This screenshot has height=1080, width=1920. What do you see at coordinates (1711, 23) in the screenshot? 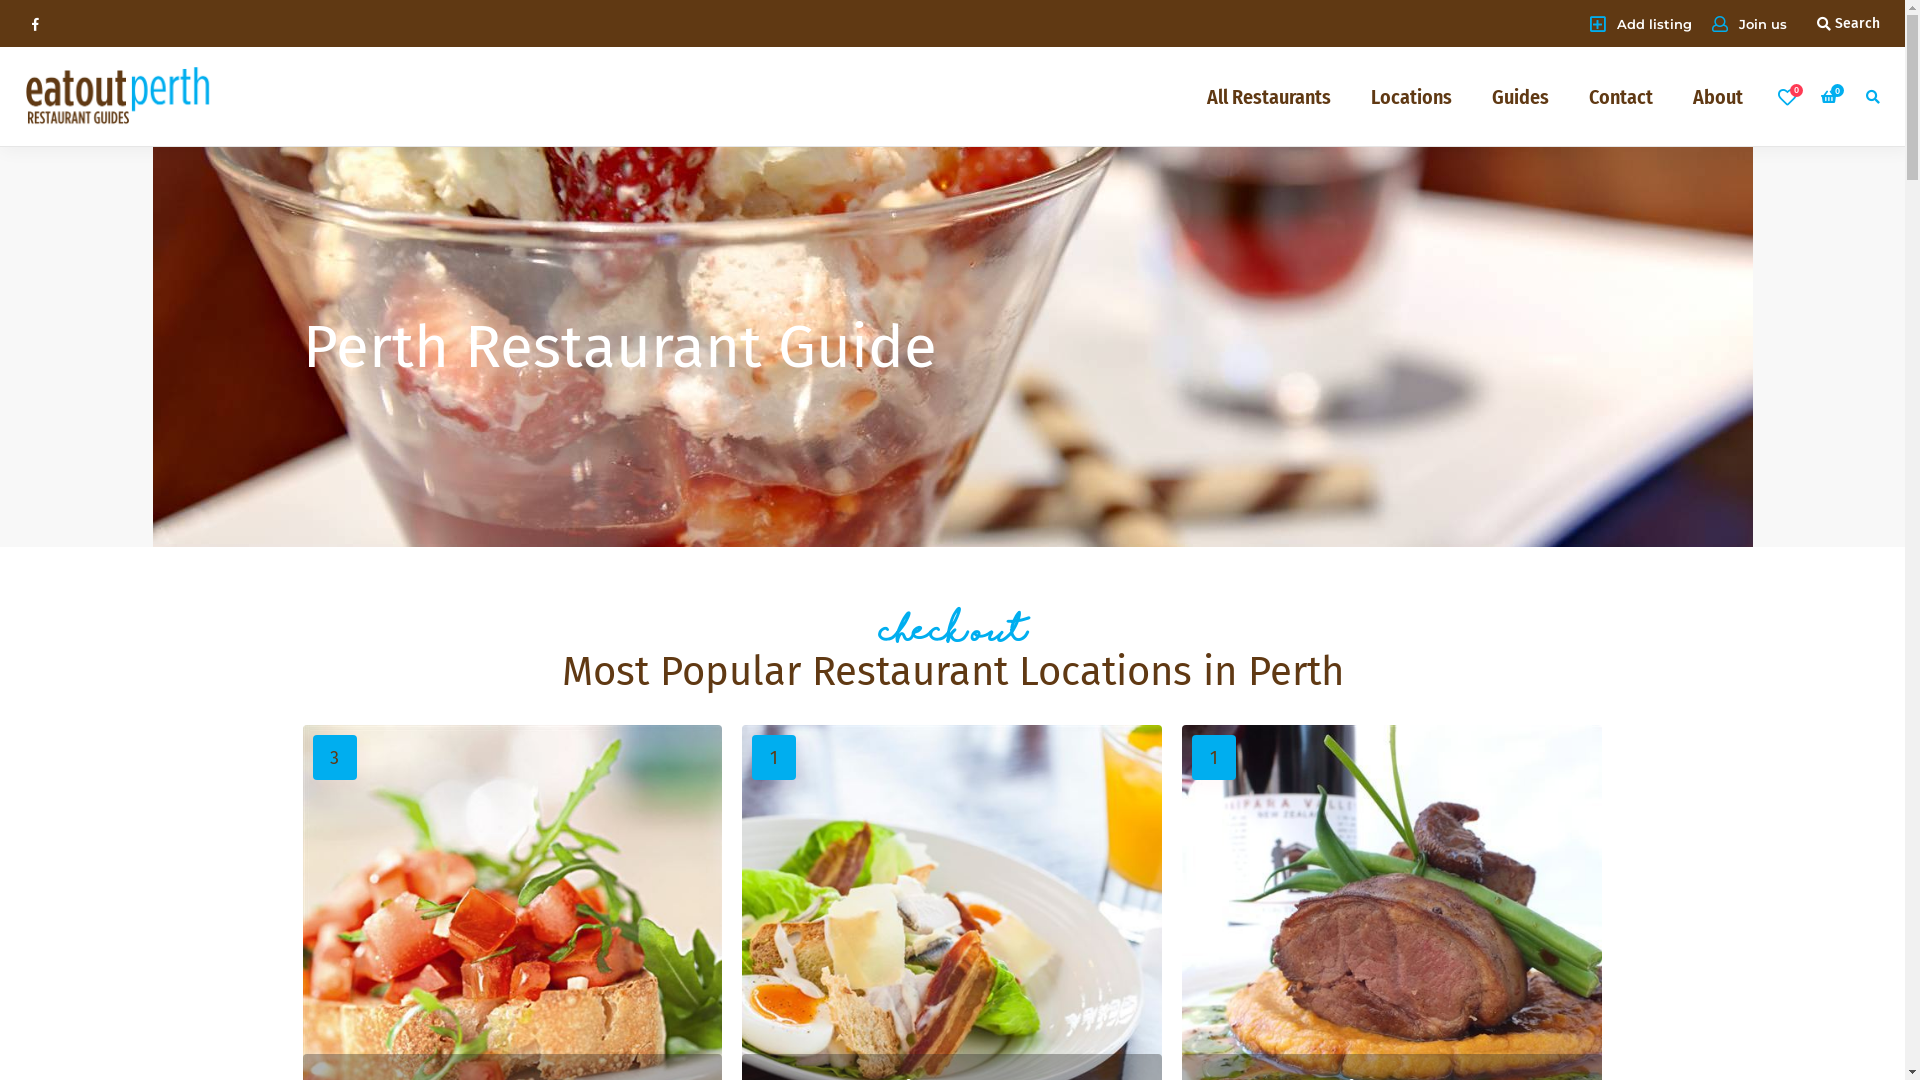
I see `'Join us'` at bounding box center [1711, 23].